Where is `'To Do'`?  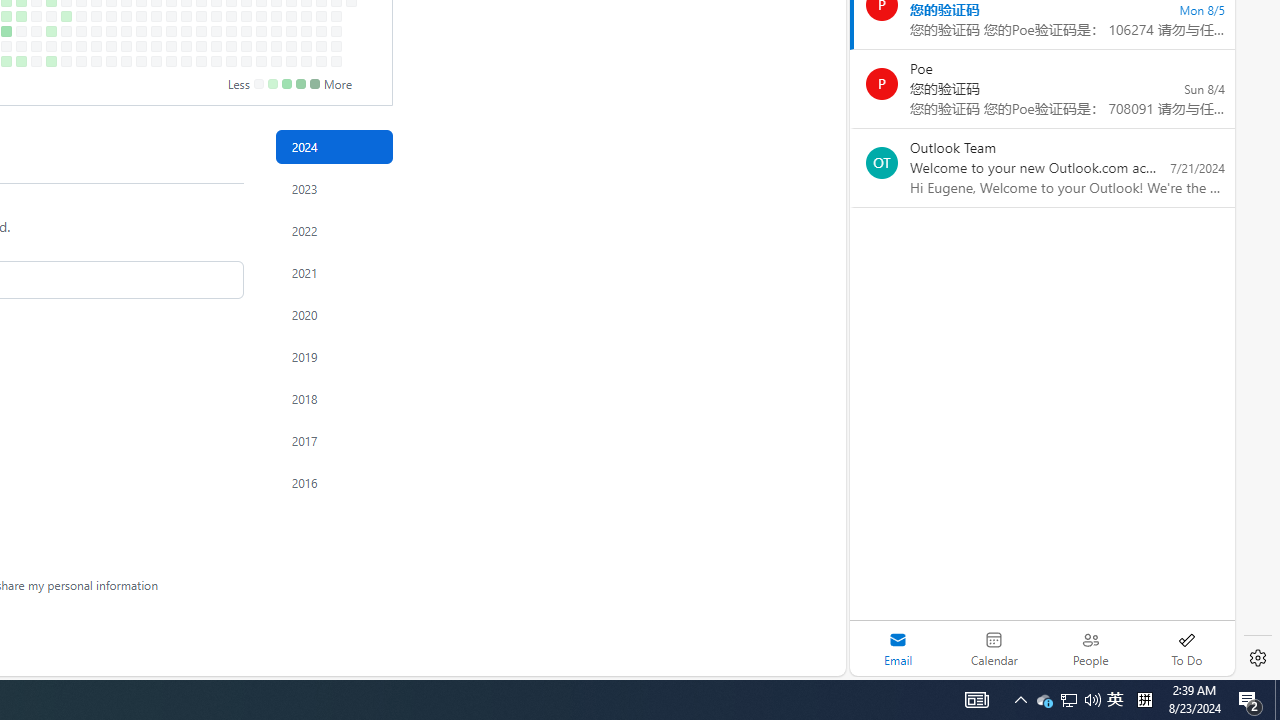 'To Do' is located at coordinates (1186, 648).